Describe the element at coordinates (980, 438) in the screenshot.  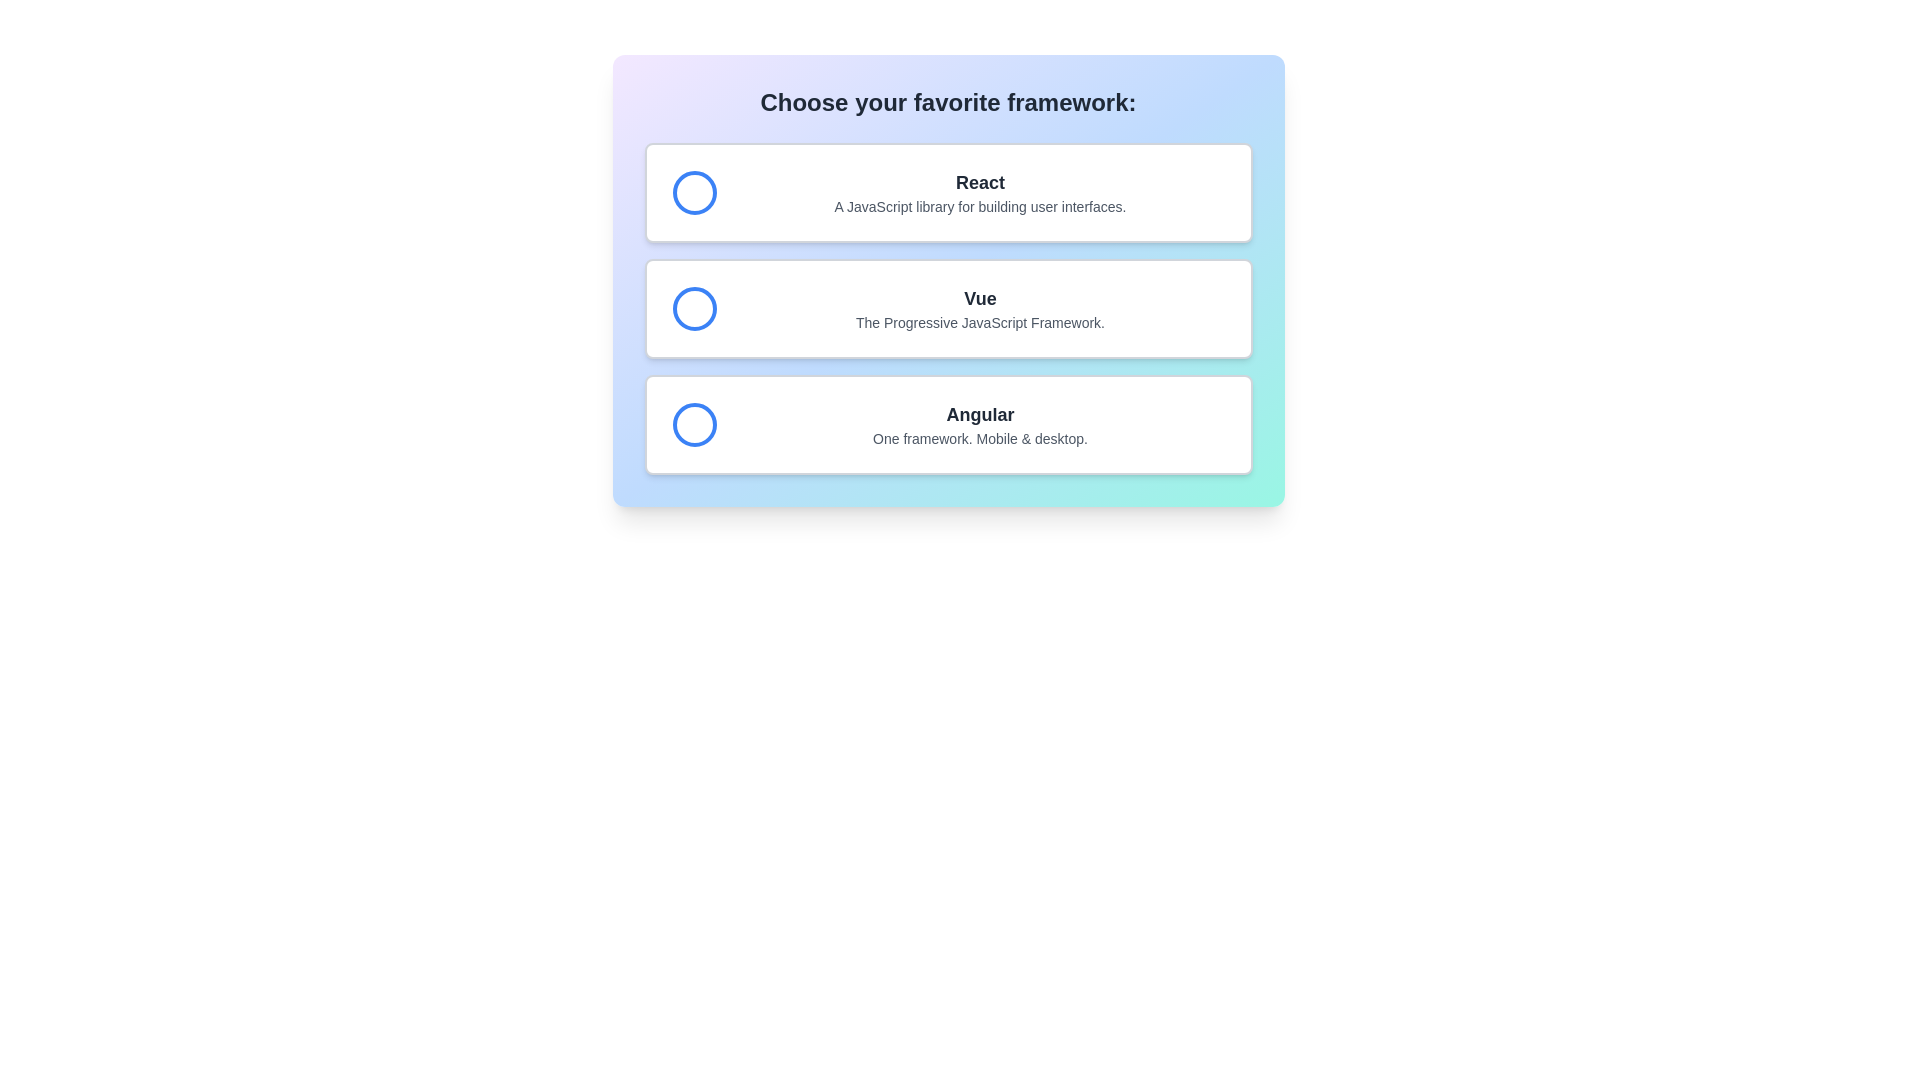
I see `the static text that provides descriptive information about the 'Angular' option, located below the bold 'Angular' title in the selection interface` at that location.